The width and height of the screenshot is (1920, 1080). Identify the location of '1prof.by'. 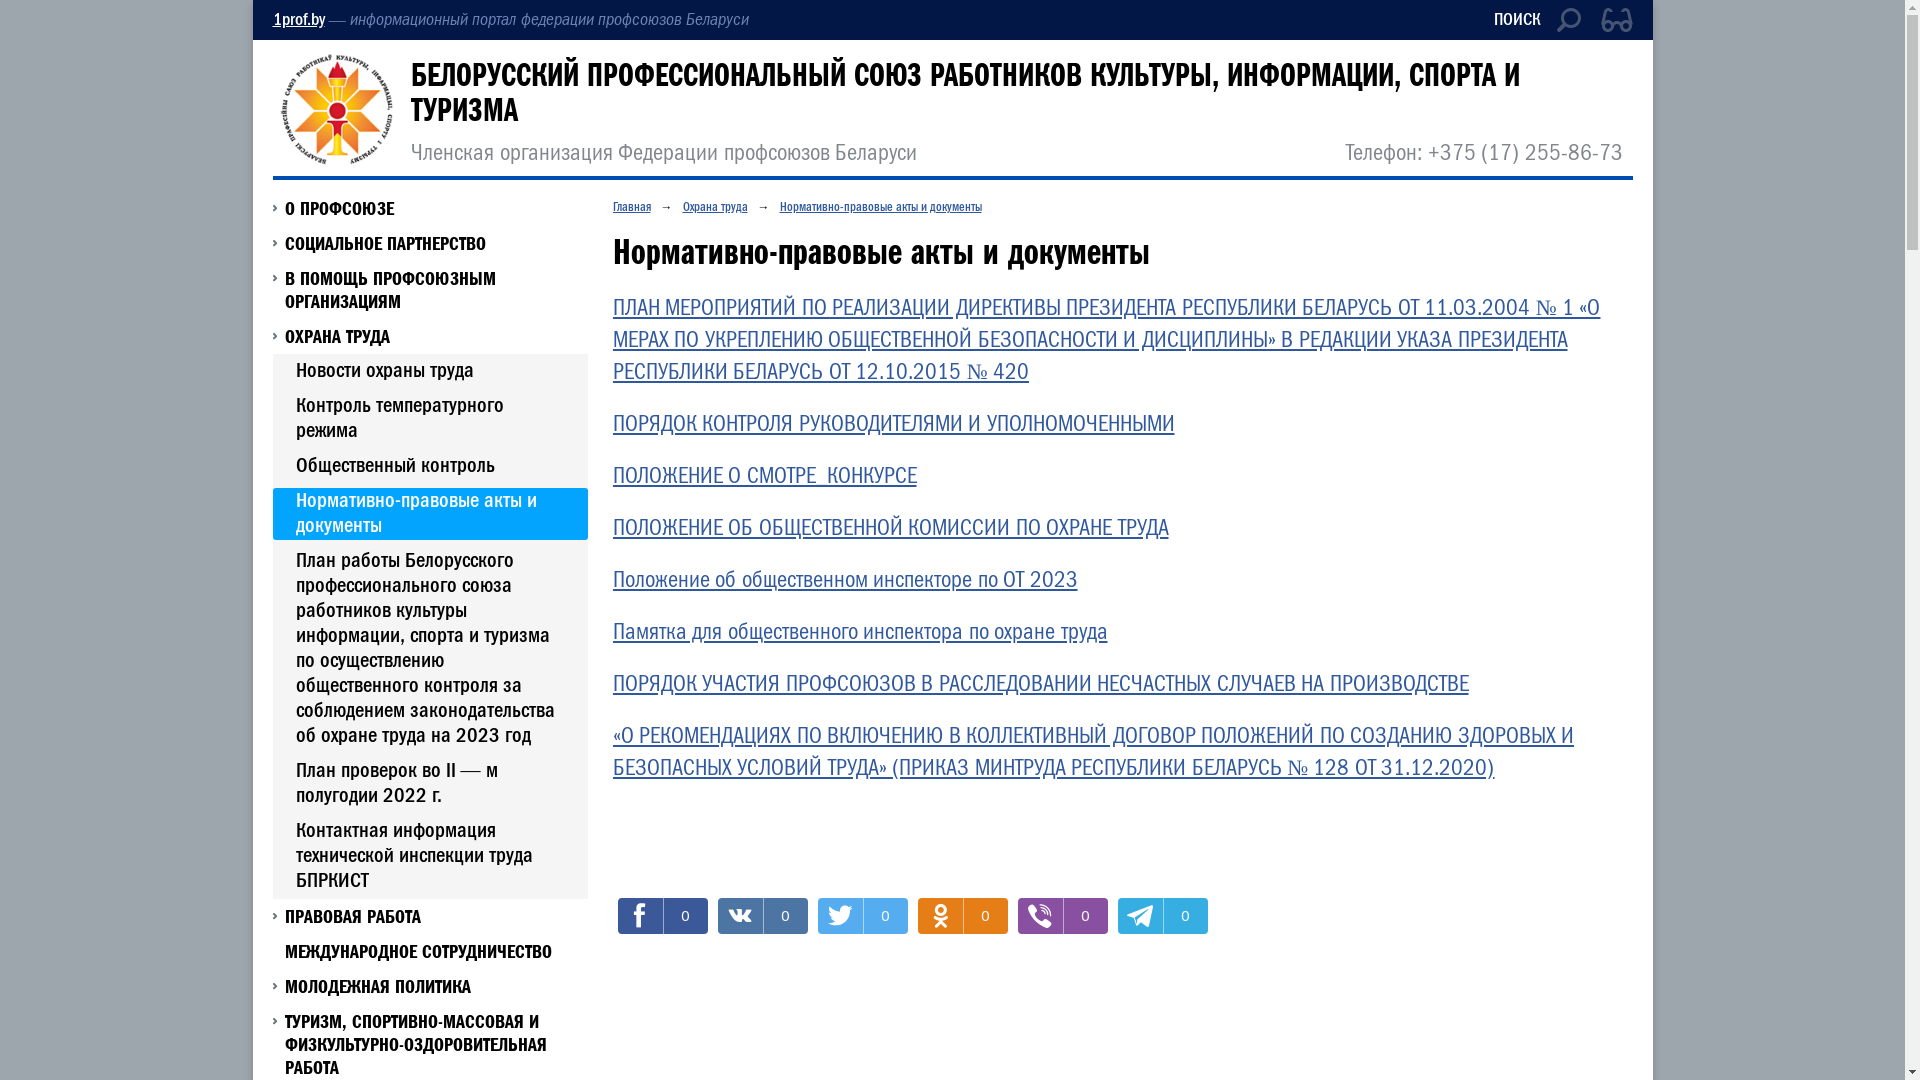
(271, 19).